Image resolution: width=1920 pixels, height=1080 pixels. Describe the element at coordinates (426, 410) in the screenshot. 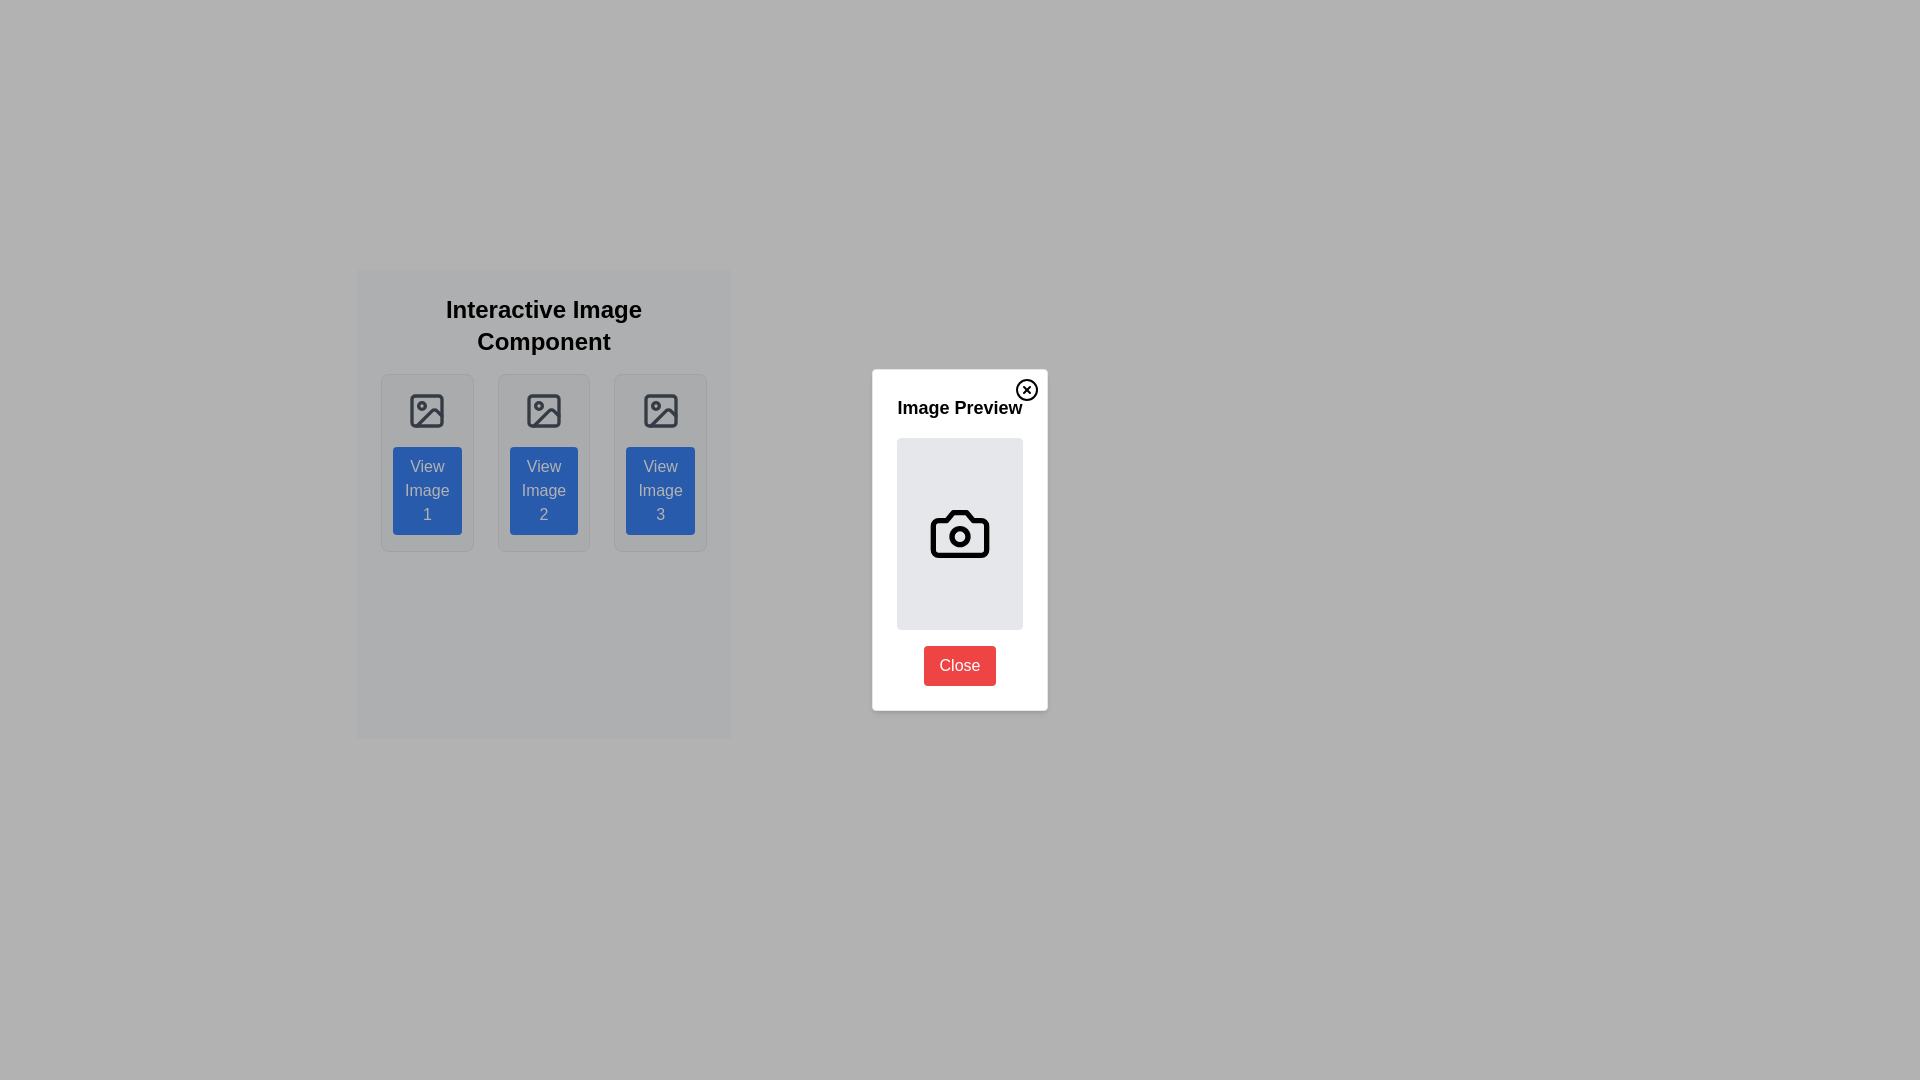

I see `the first rectangular icon with rounded corners, filled in a solid color, located in the interactive image section, which is part of a larger icon representing an image` at that location.